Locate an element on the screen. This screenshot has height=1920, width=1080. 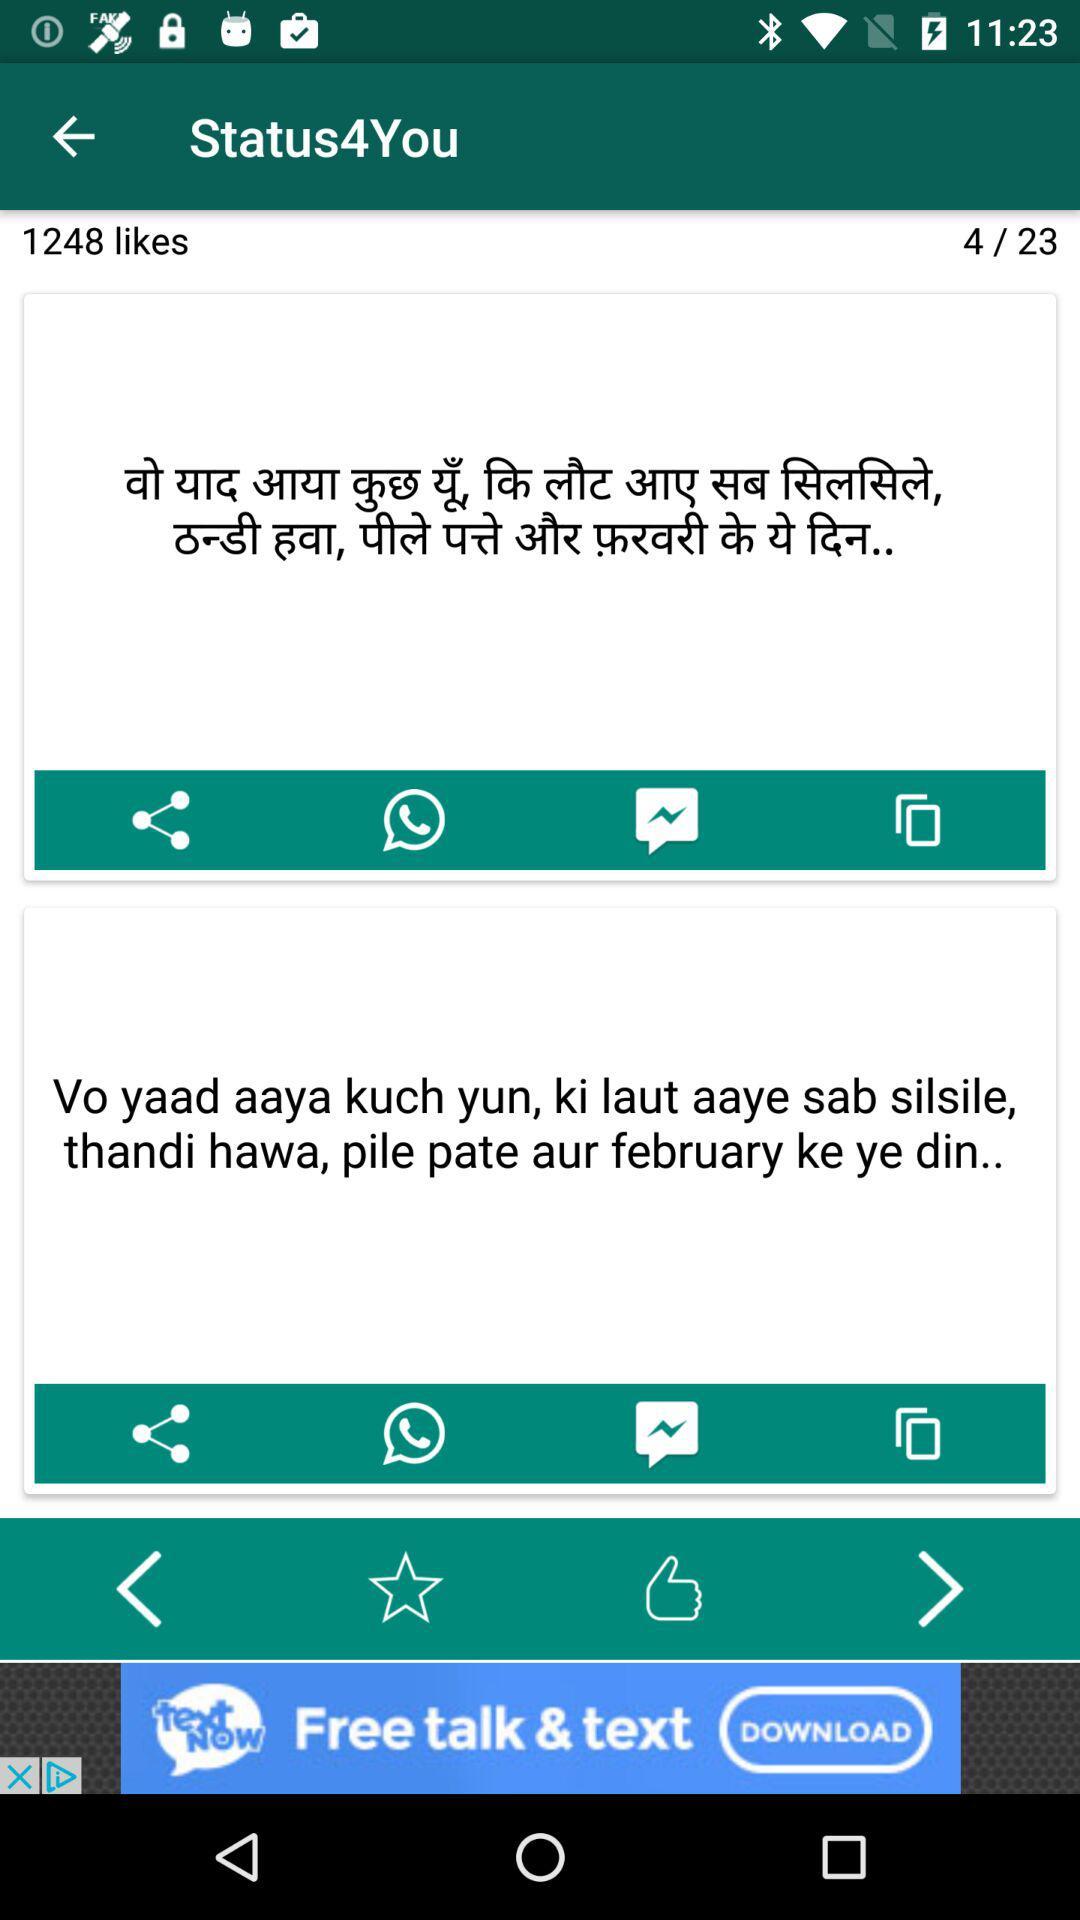
send message is located at coordinates (666, 1432).